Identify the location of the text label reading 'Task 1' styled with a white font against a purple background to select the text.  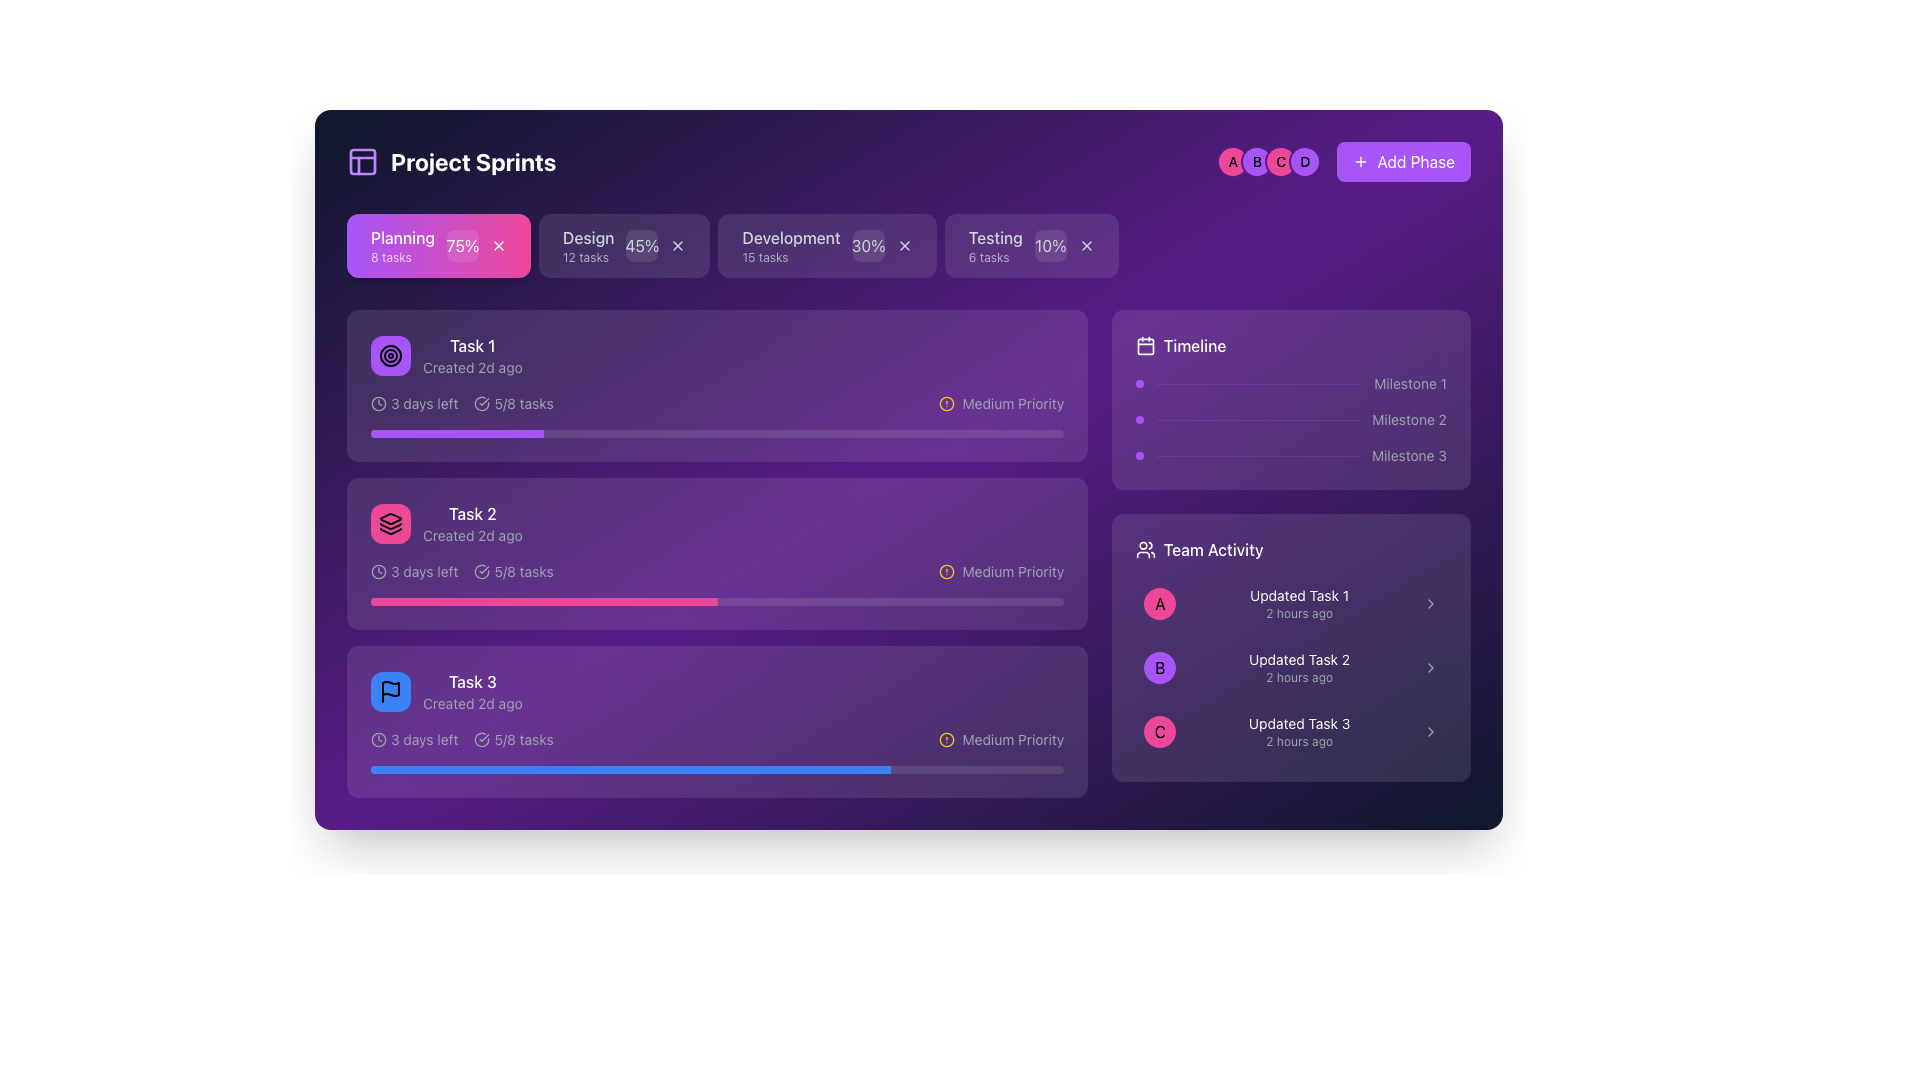
(471, 345).